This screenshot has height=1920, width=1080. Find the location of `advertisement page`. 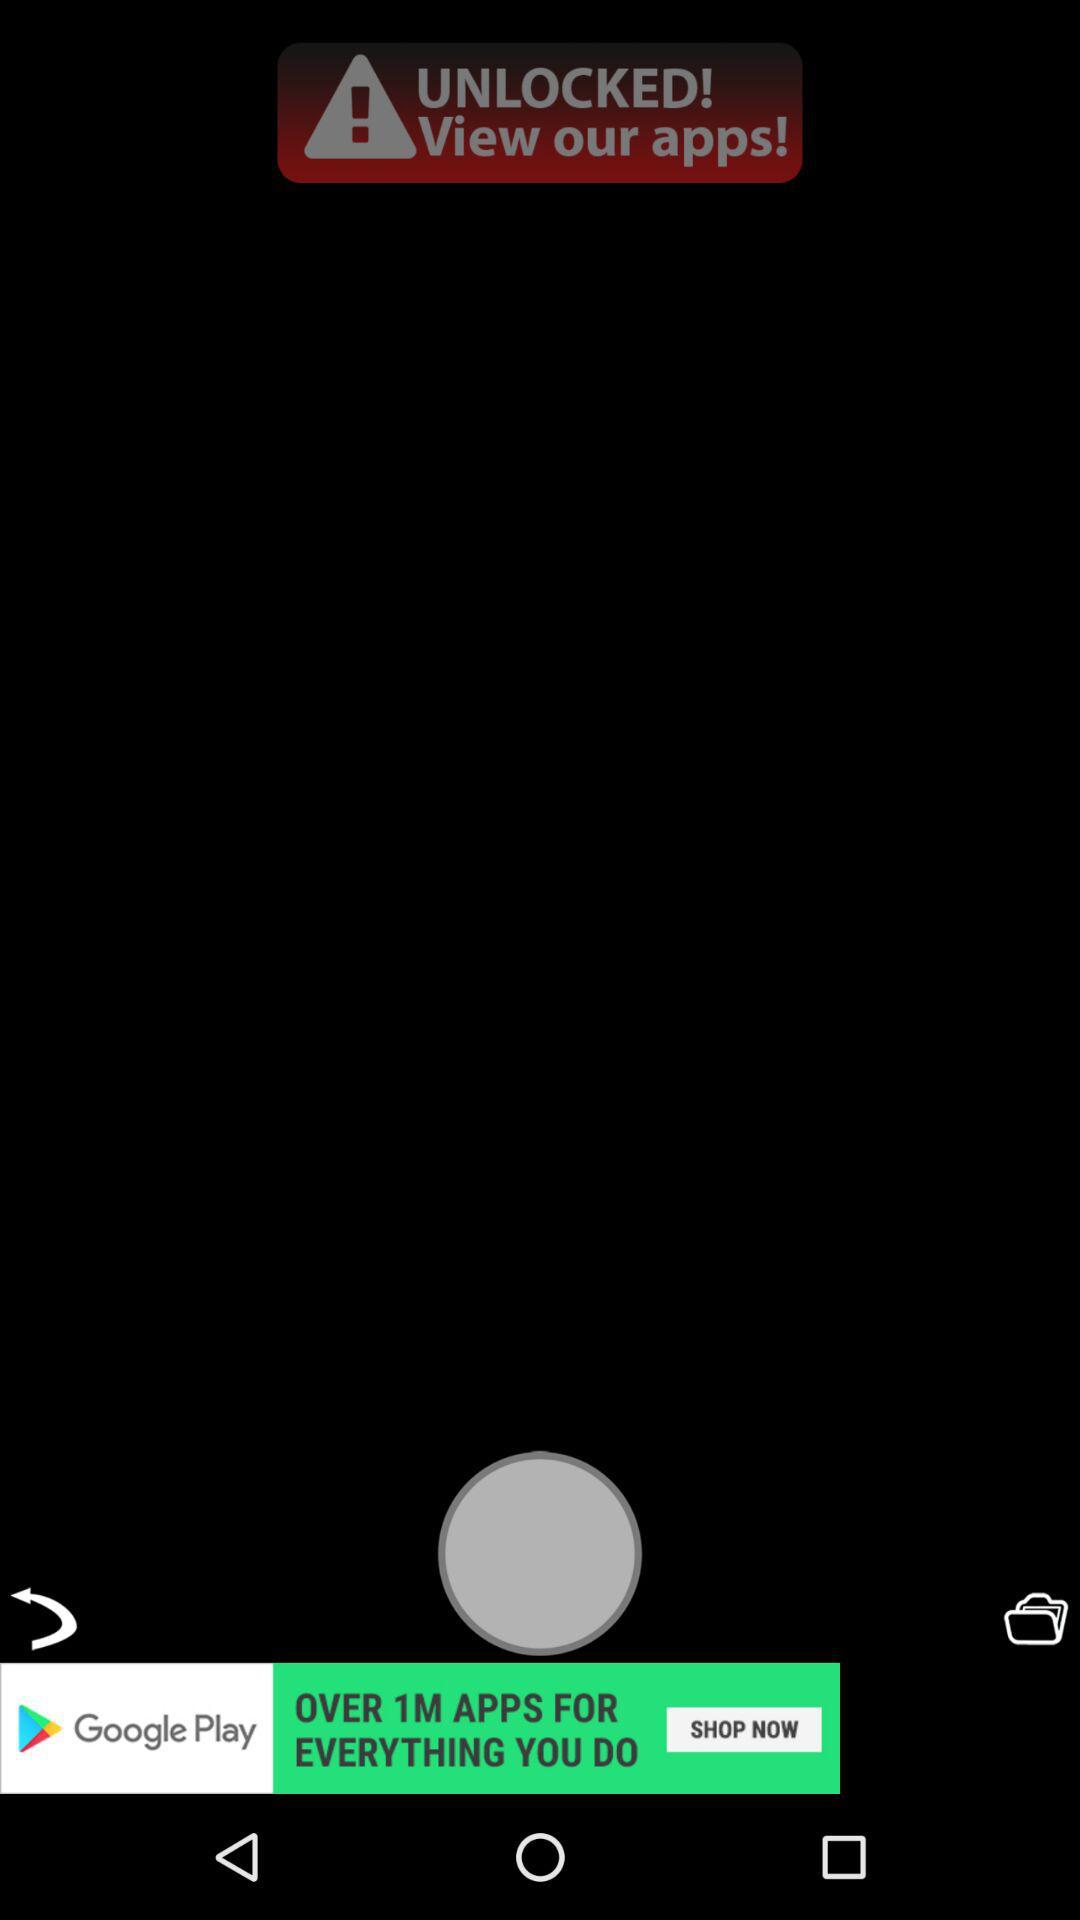

advertisement page is located at coordinates (540, 111).